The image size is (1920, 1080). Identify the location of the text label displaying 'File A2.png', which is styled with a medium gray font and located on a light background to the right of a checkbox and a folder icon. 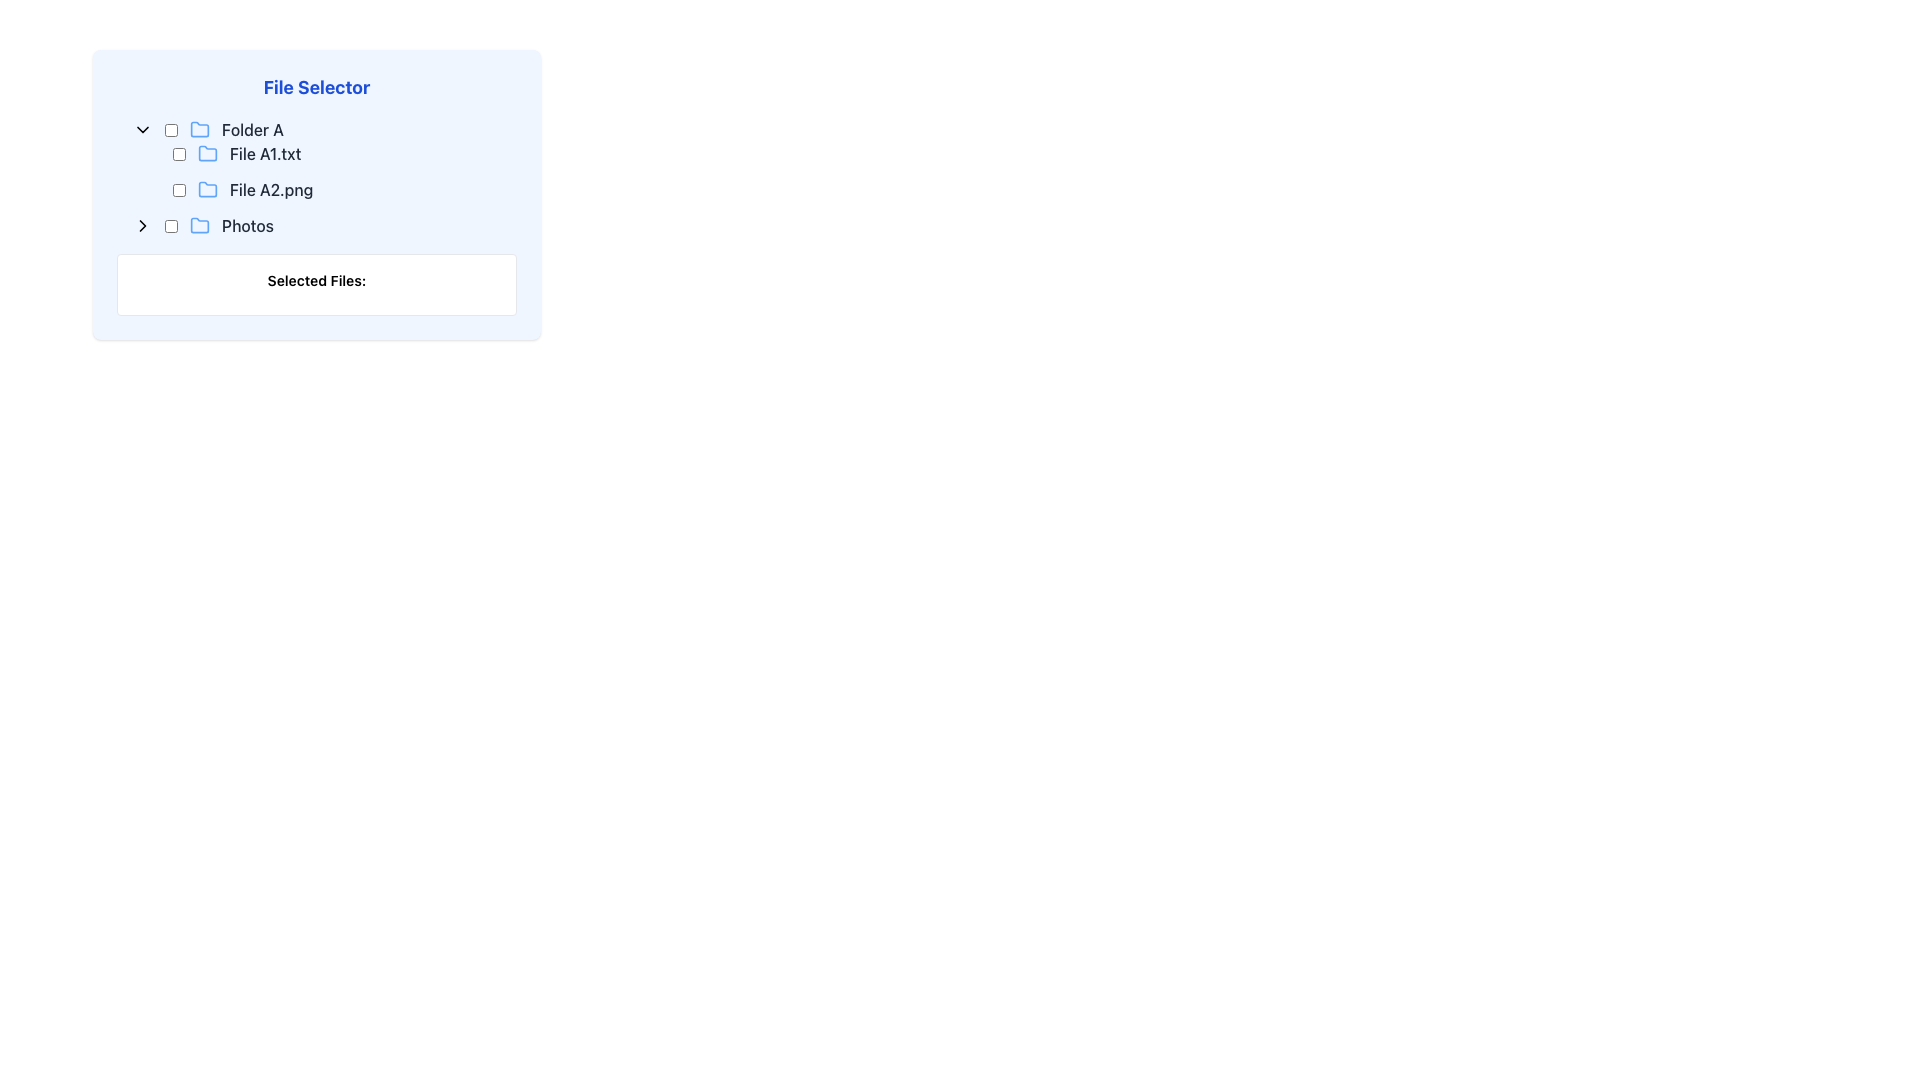
(270, 189).